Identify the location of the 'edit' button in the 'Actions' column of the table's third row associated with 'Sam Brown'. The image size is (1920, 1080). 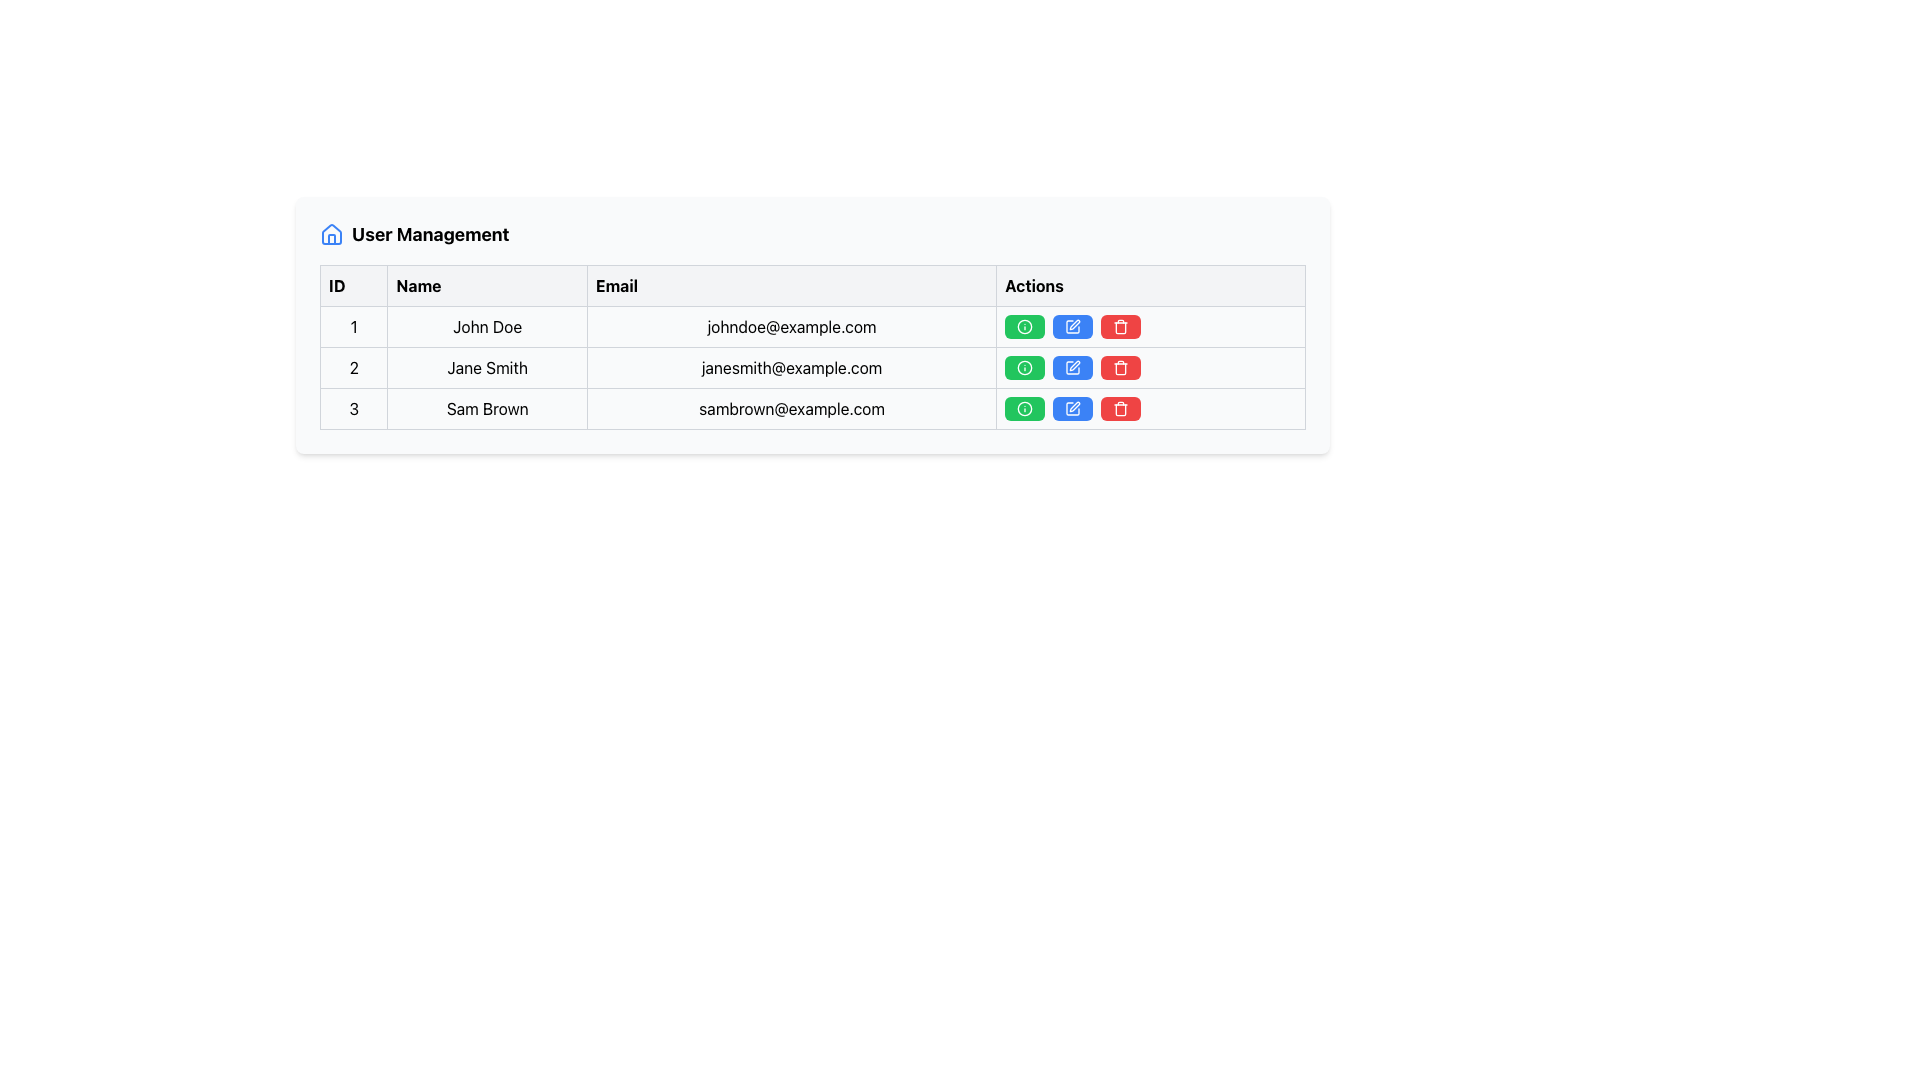
(1072, 407).